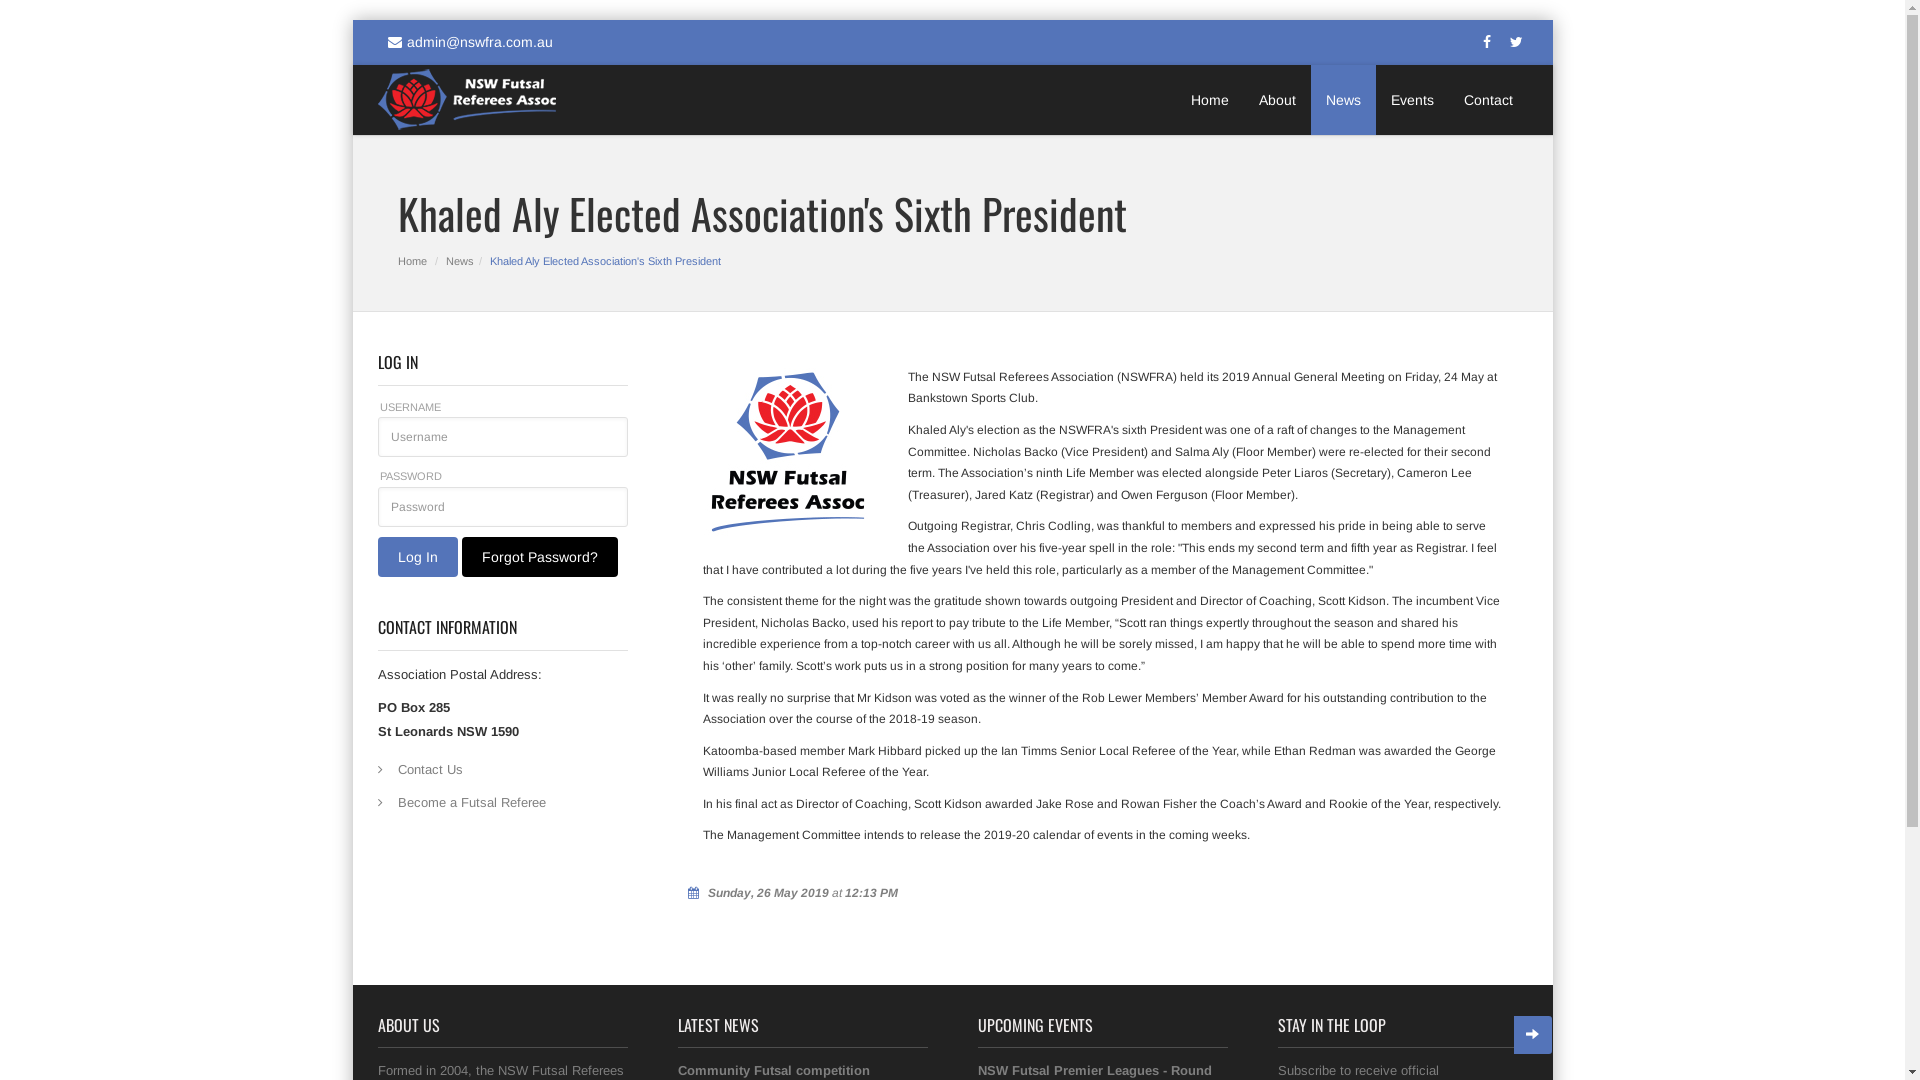 This screenshot has height=1080, width=1920. I want to click on 'News', so click(1342, 100).